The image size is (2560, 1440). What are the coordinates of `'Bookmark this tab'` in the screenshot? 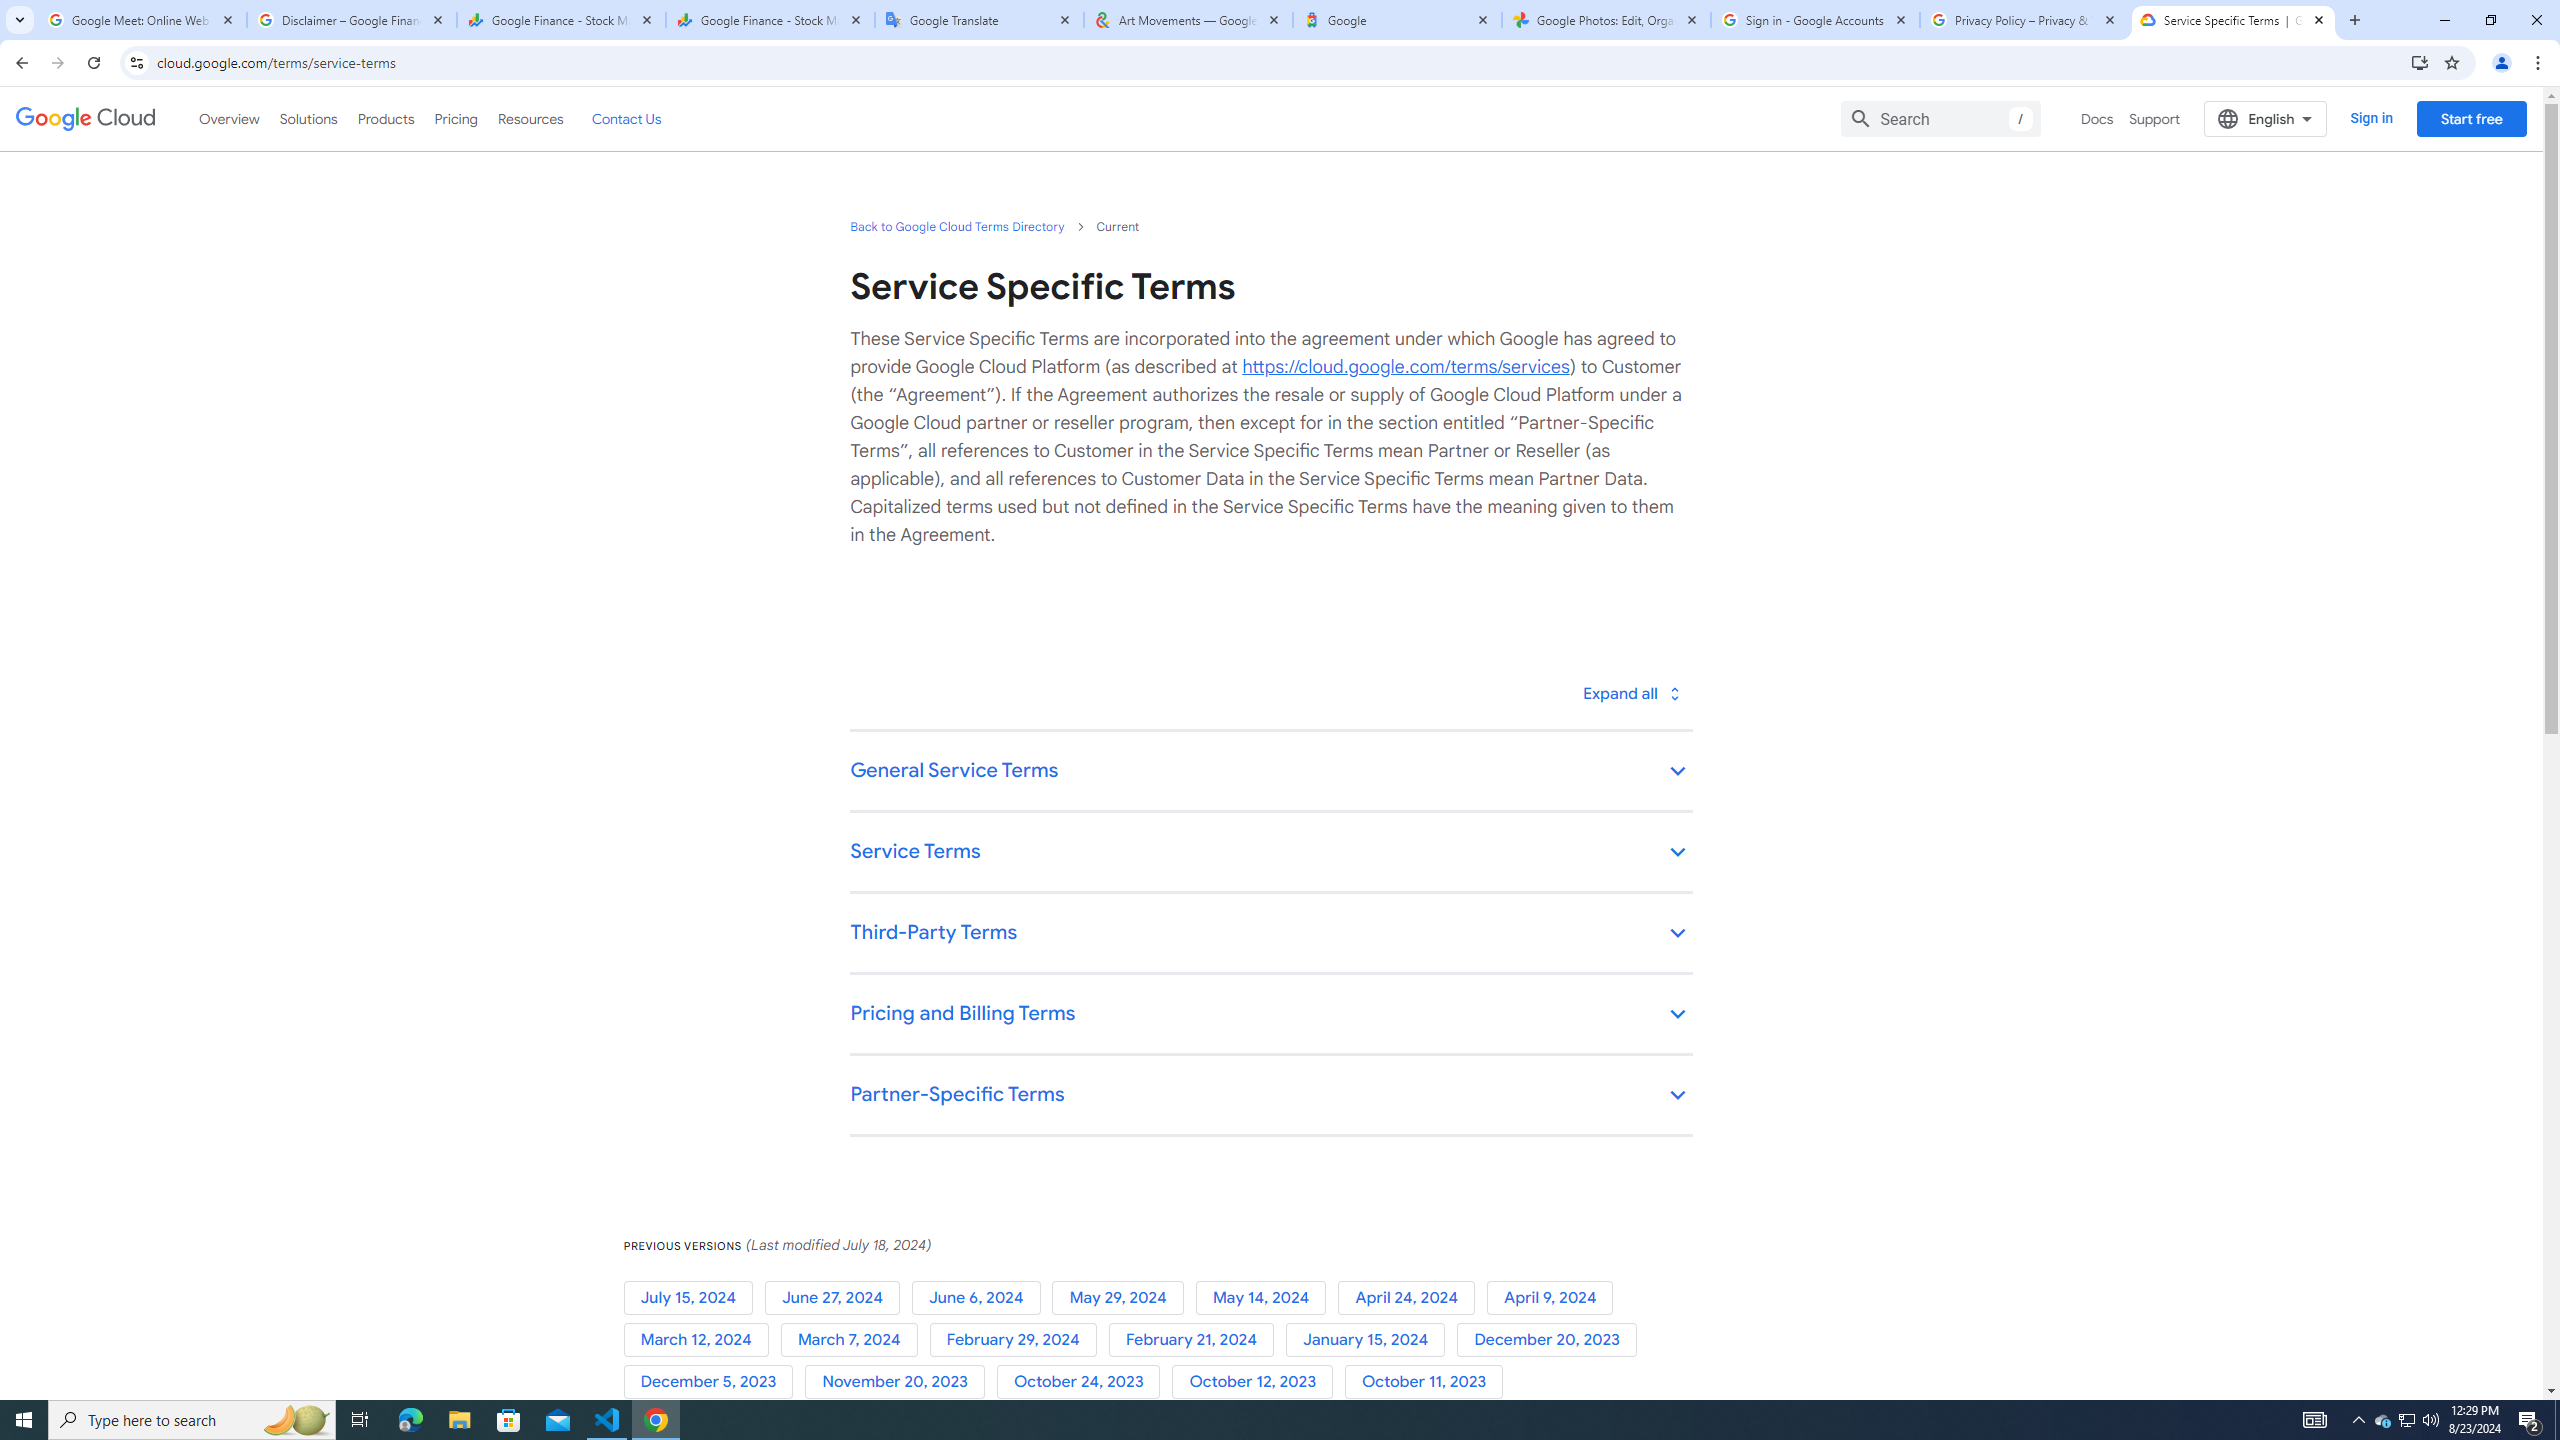 It's located at (2450, 61).